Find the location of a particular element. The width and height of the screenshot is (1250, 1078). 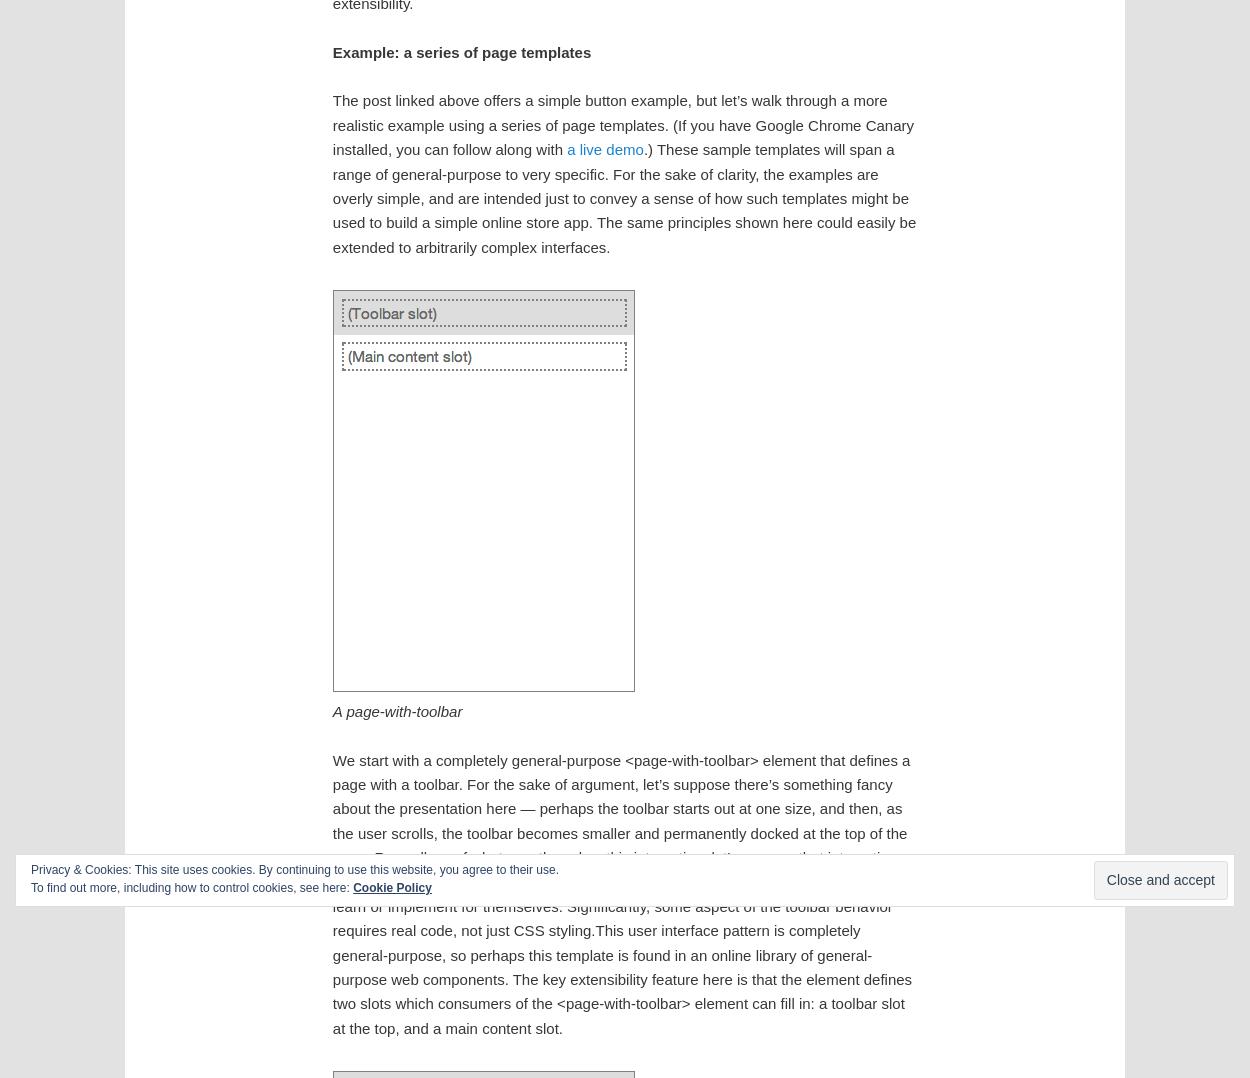

'Cookie Policy' is located at coordinates (392, 887).